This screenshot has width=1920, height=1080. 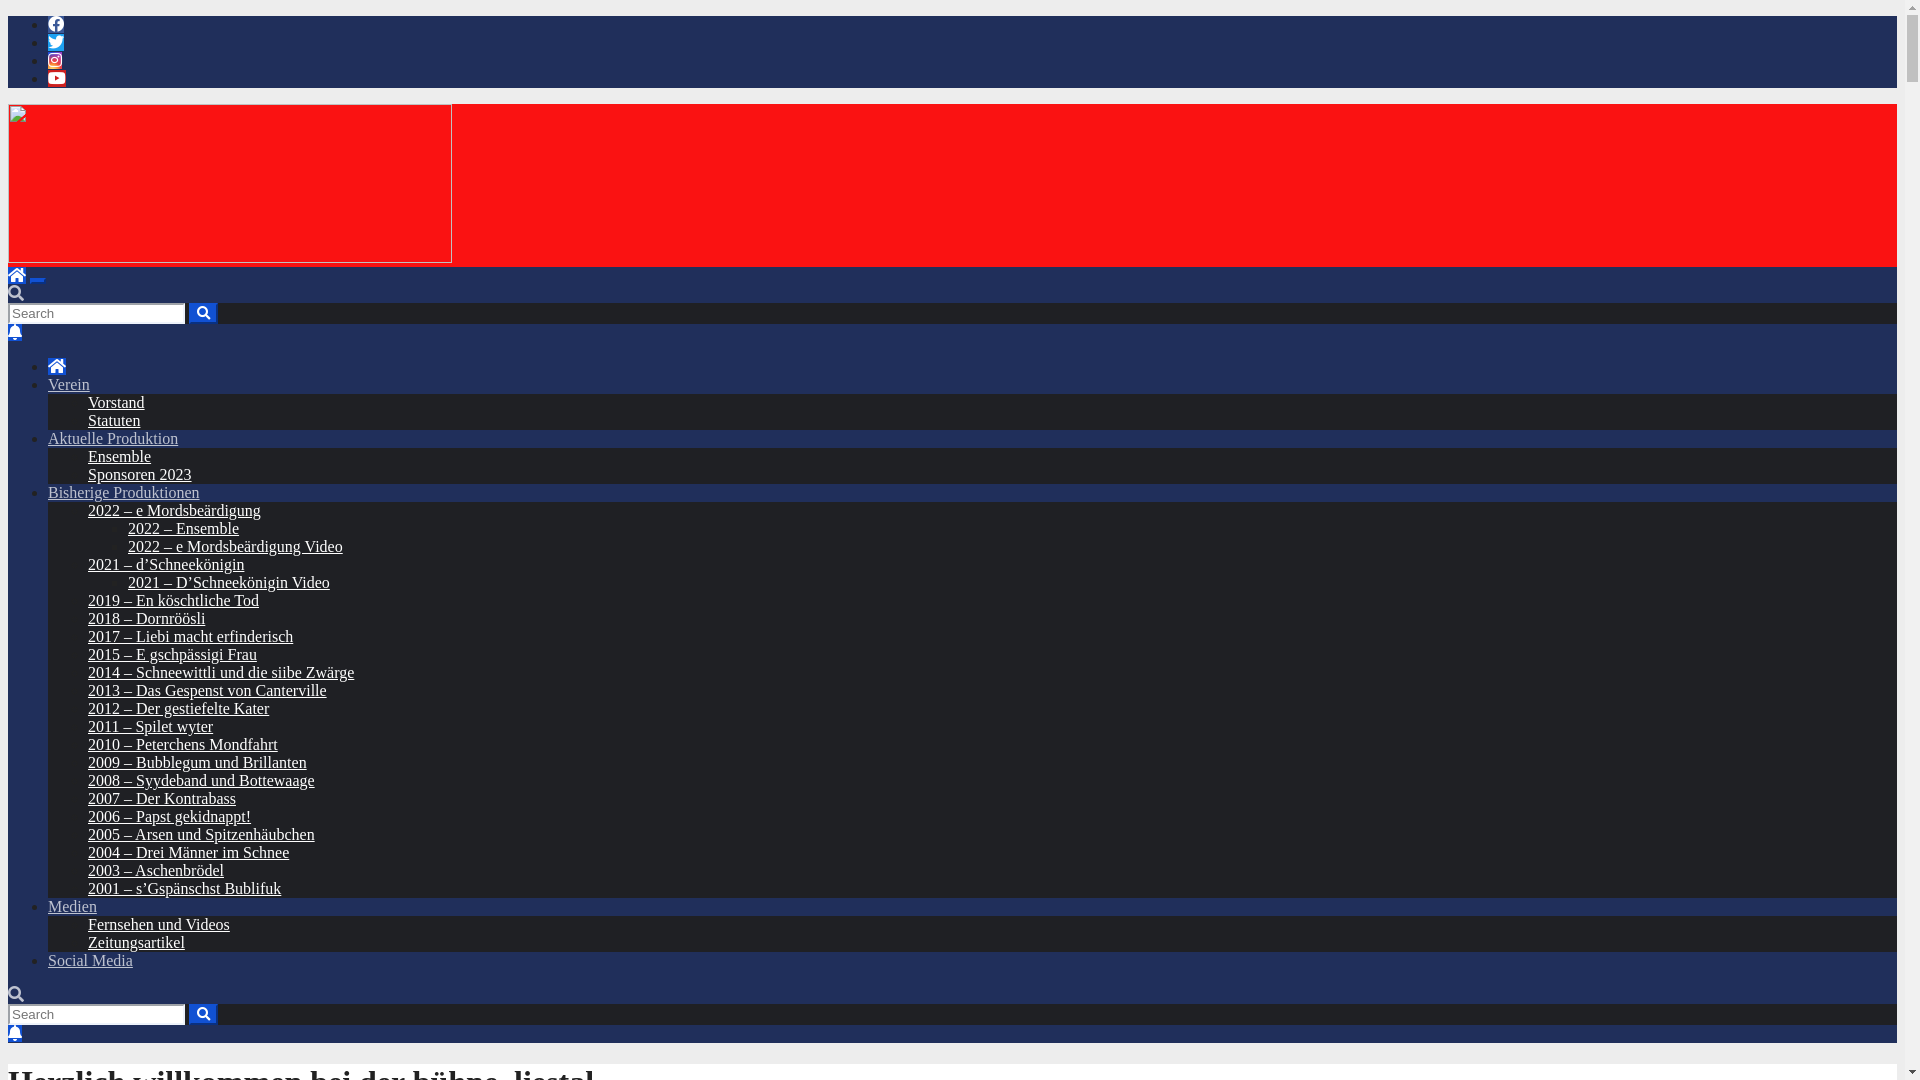 What do you see at coordinates (72, 906) in the screenshot?
I see `'Medien'` at bounding box center [72, 906].